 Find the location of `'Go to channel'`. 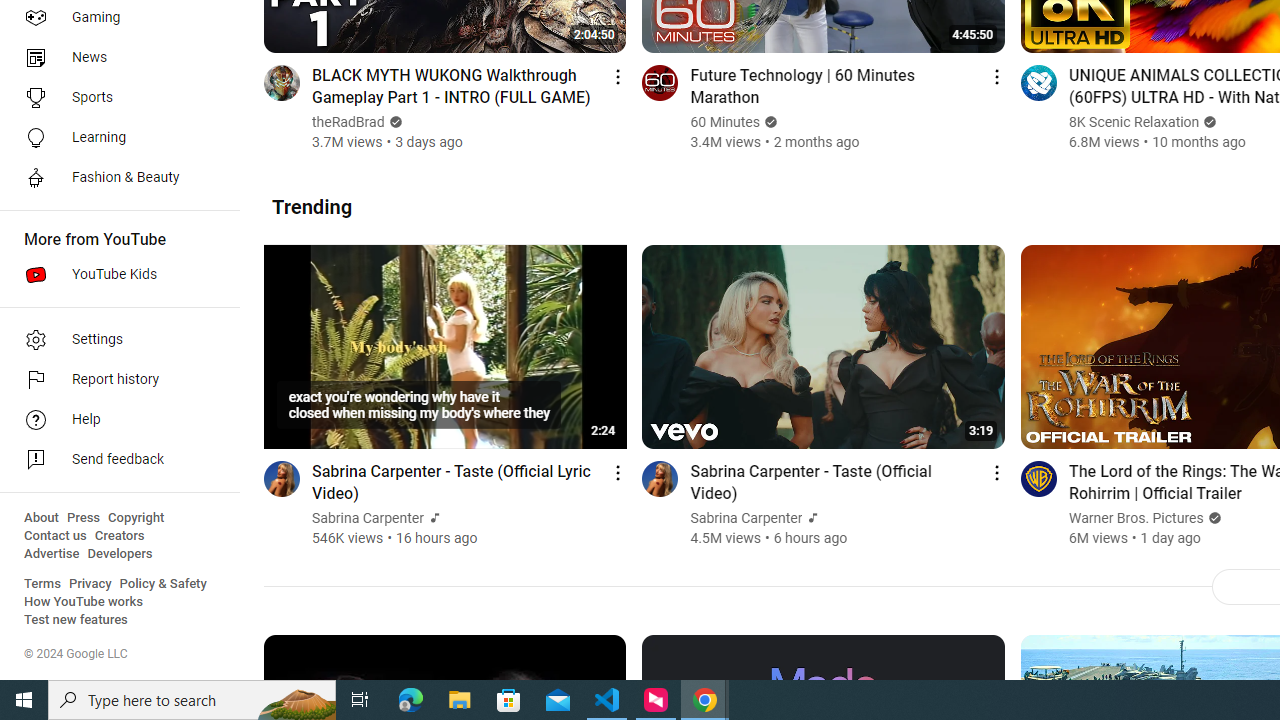

'Go to channel' is located at coordinates (1038, 478).